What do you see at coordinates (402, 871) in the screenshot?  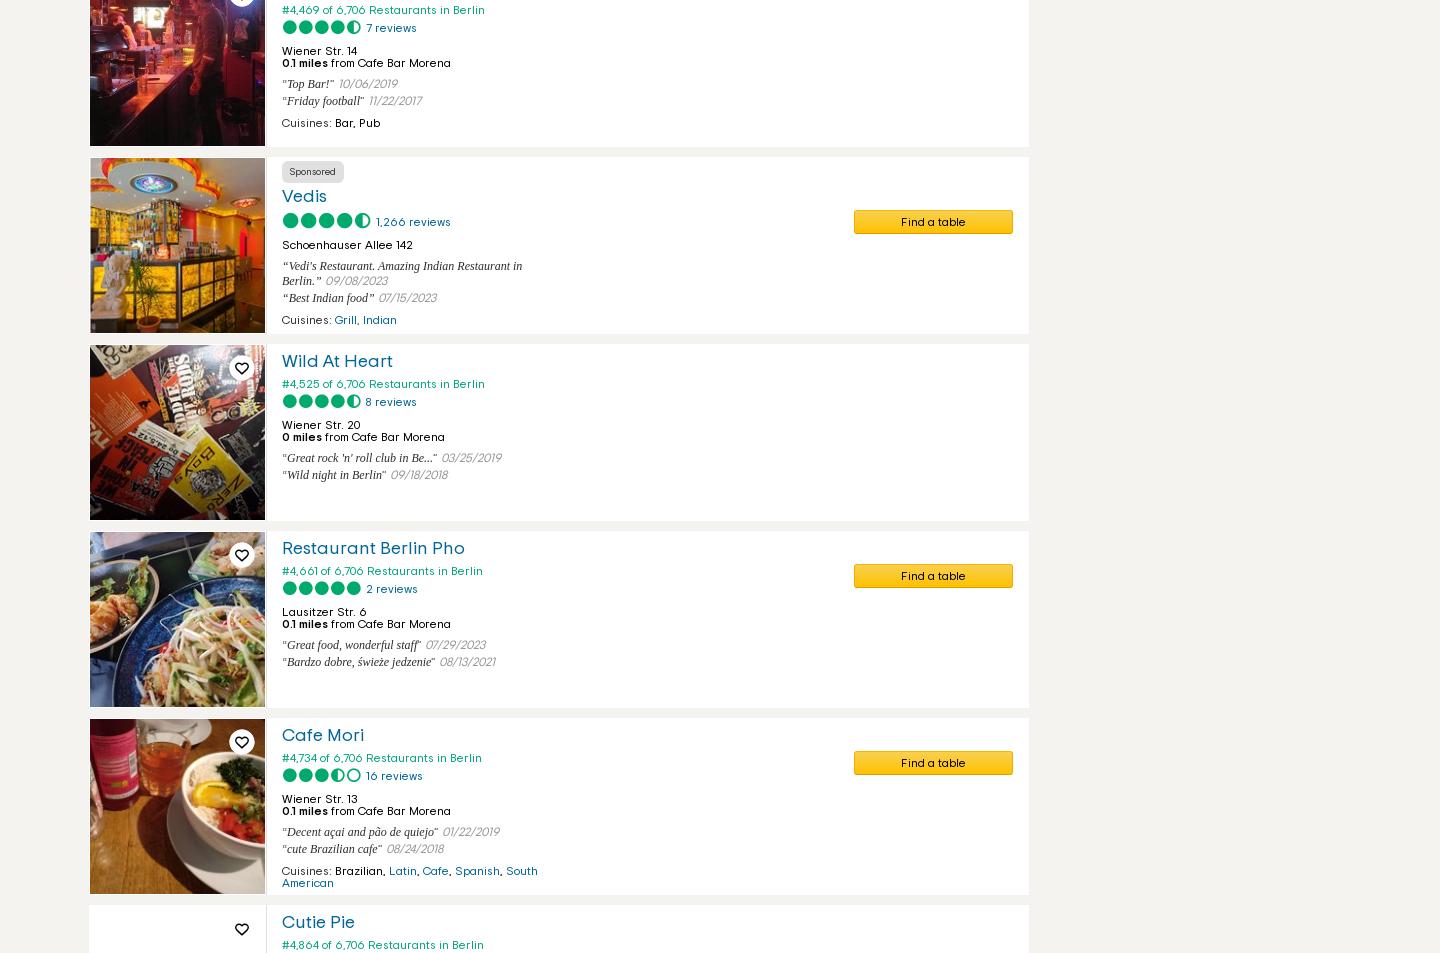 I see `'Latin'` at bounding box center [402, 871].